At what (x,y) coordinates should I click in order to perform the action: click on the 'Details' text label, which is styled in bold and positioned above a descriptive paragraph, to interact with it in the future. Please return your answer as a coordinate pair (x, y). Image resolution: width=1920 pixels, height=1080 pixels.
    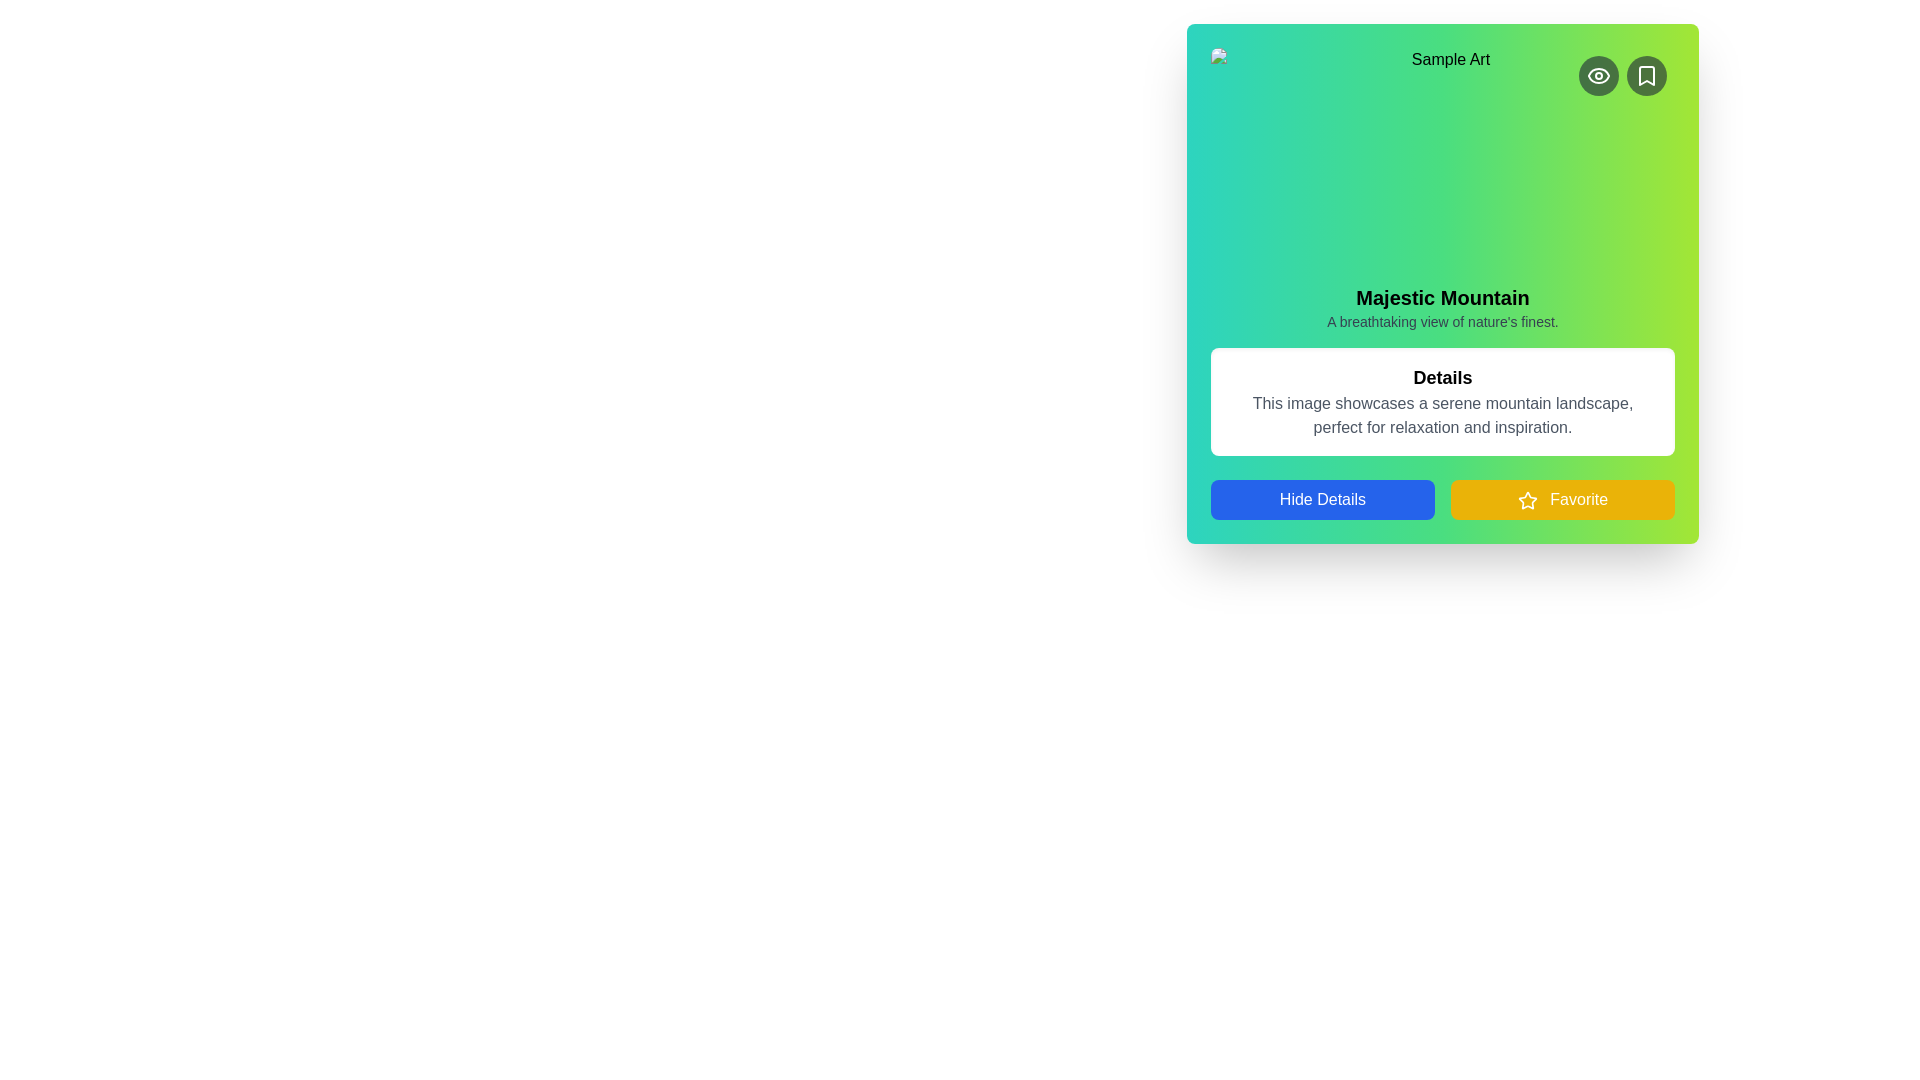
    Looking at the image, I should click on (1443, 378).